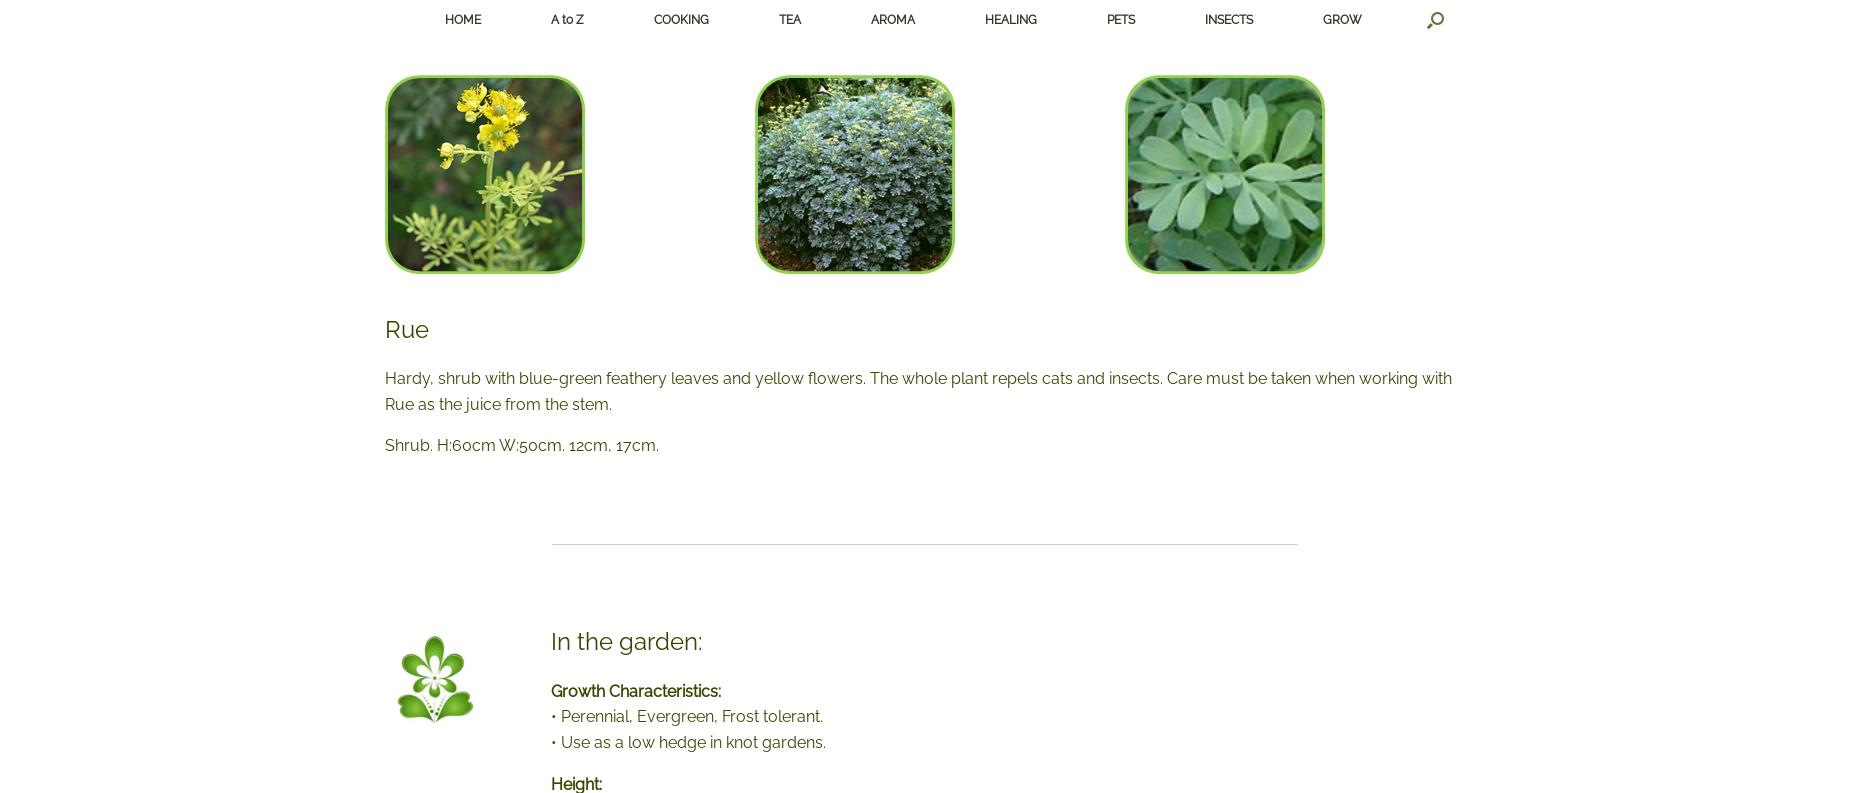  Describe the element at coordinates (1227, 18) in the screenshot. I see `'INSECTS'` at that location.